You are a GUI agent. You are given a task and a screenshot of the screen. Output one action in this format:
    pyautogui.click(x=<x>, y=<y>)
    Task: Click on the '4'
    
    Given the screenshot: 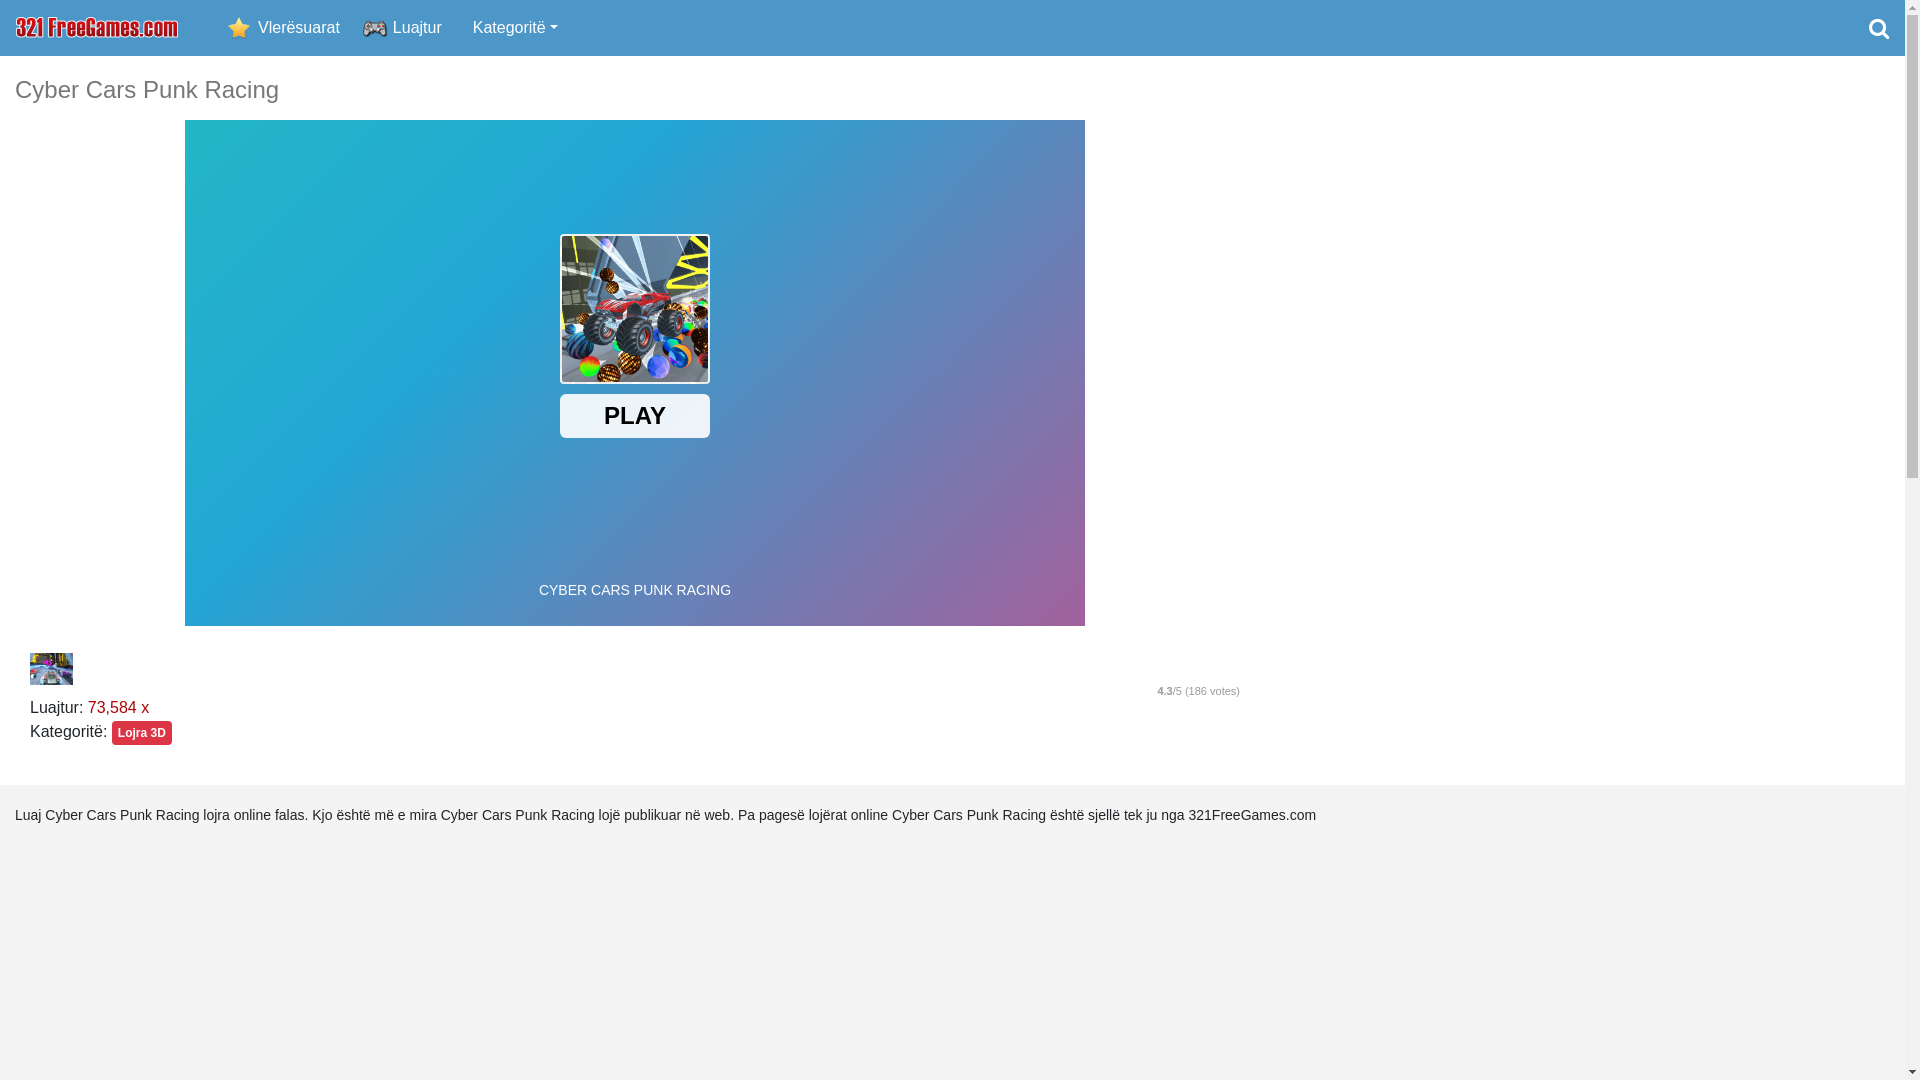 What is the action you would take?
    pyautogui.click(x=1195, y=667)
    